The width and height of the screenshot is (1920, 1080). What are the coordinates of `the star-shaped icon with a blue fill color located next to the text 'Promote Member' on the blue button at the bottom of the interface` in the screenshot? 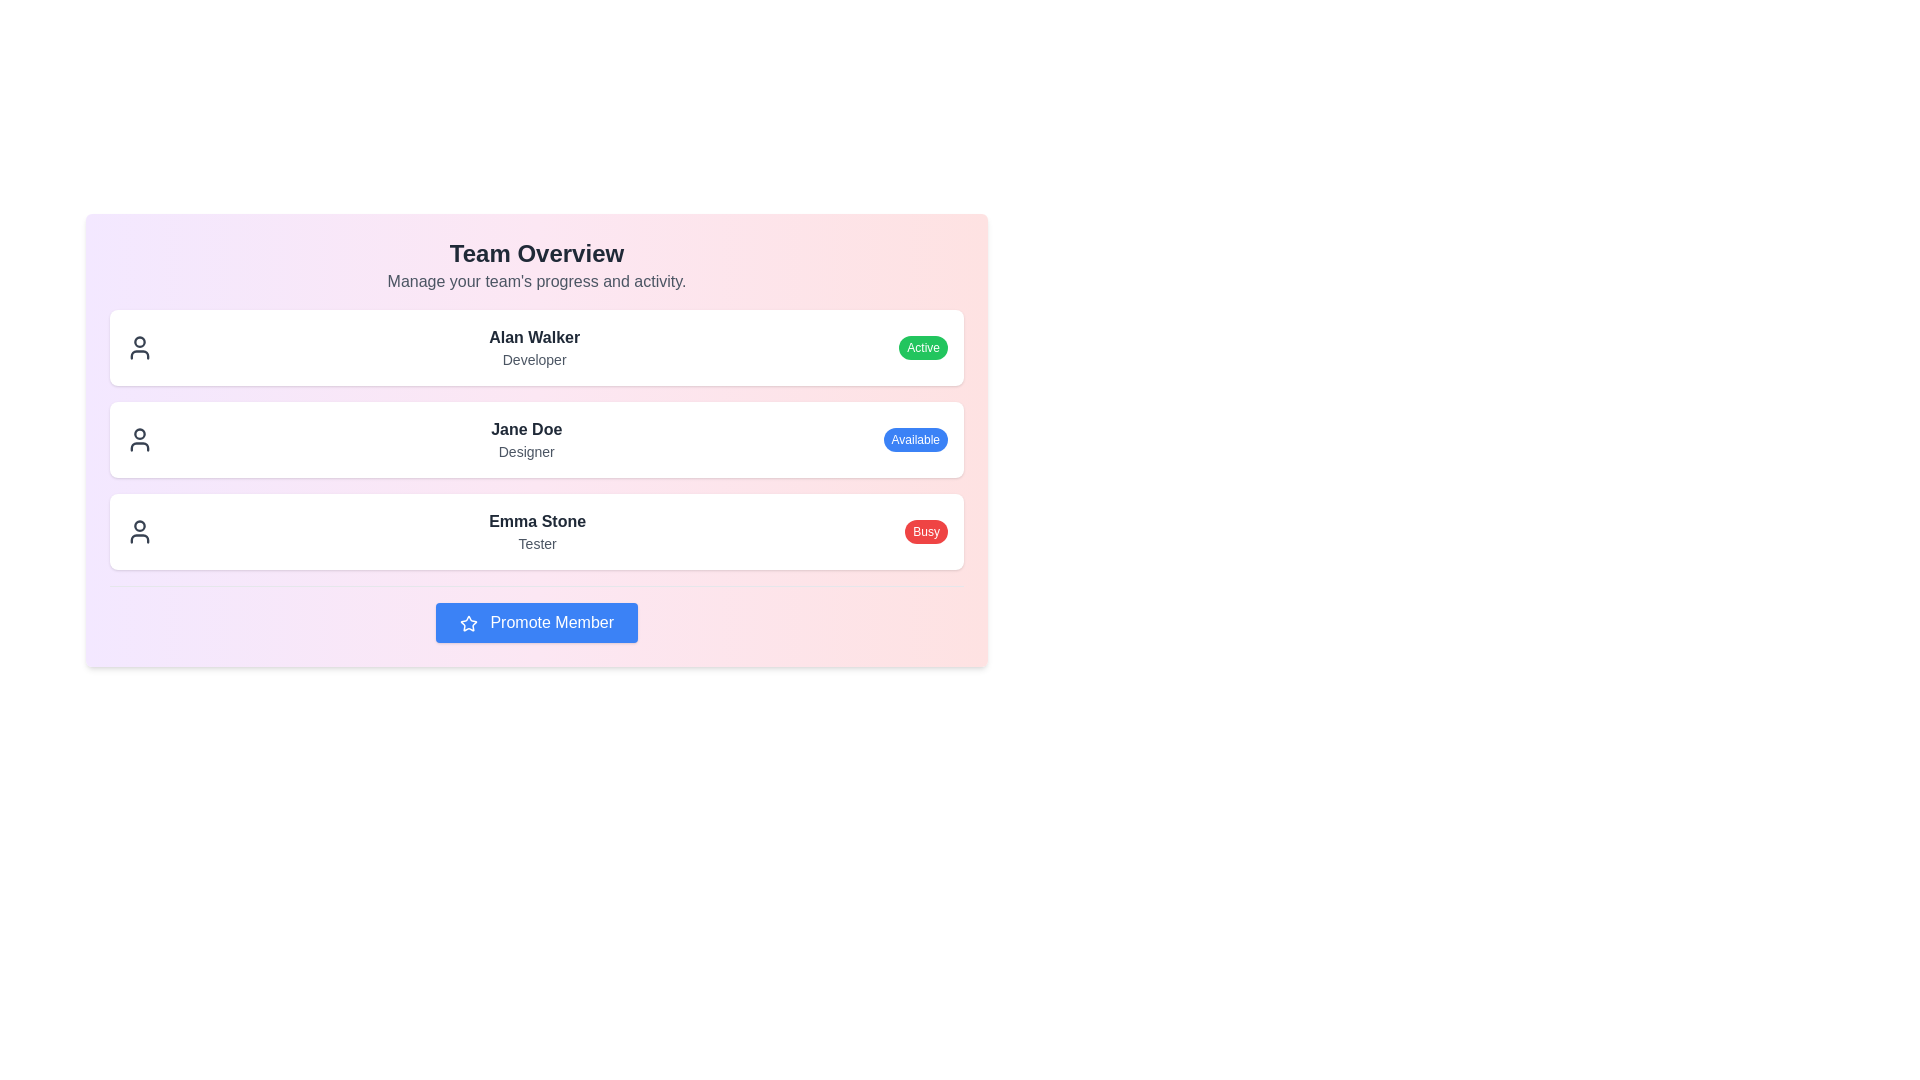 It's located at (468, 622).